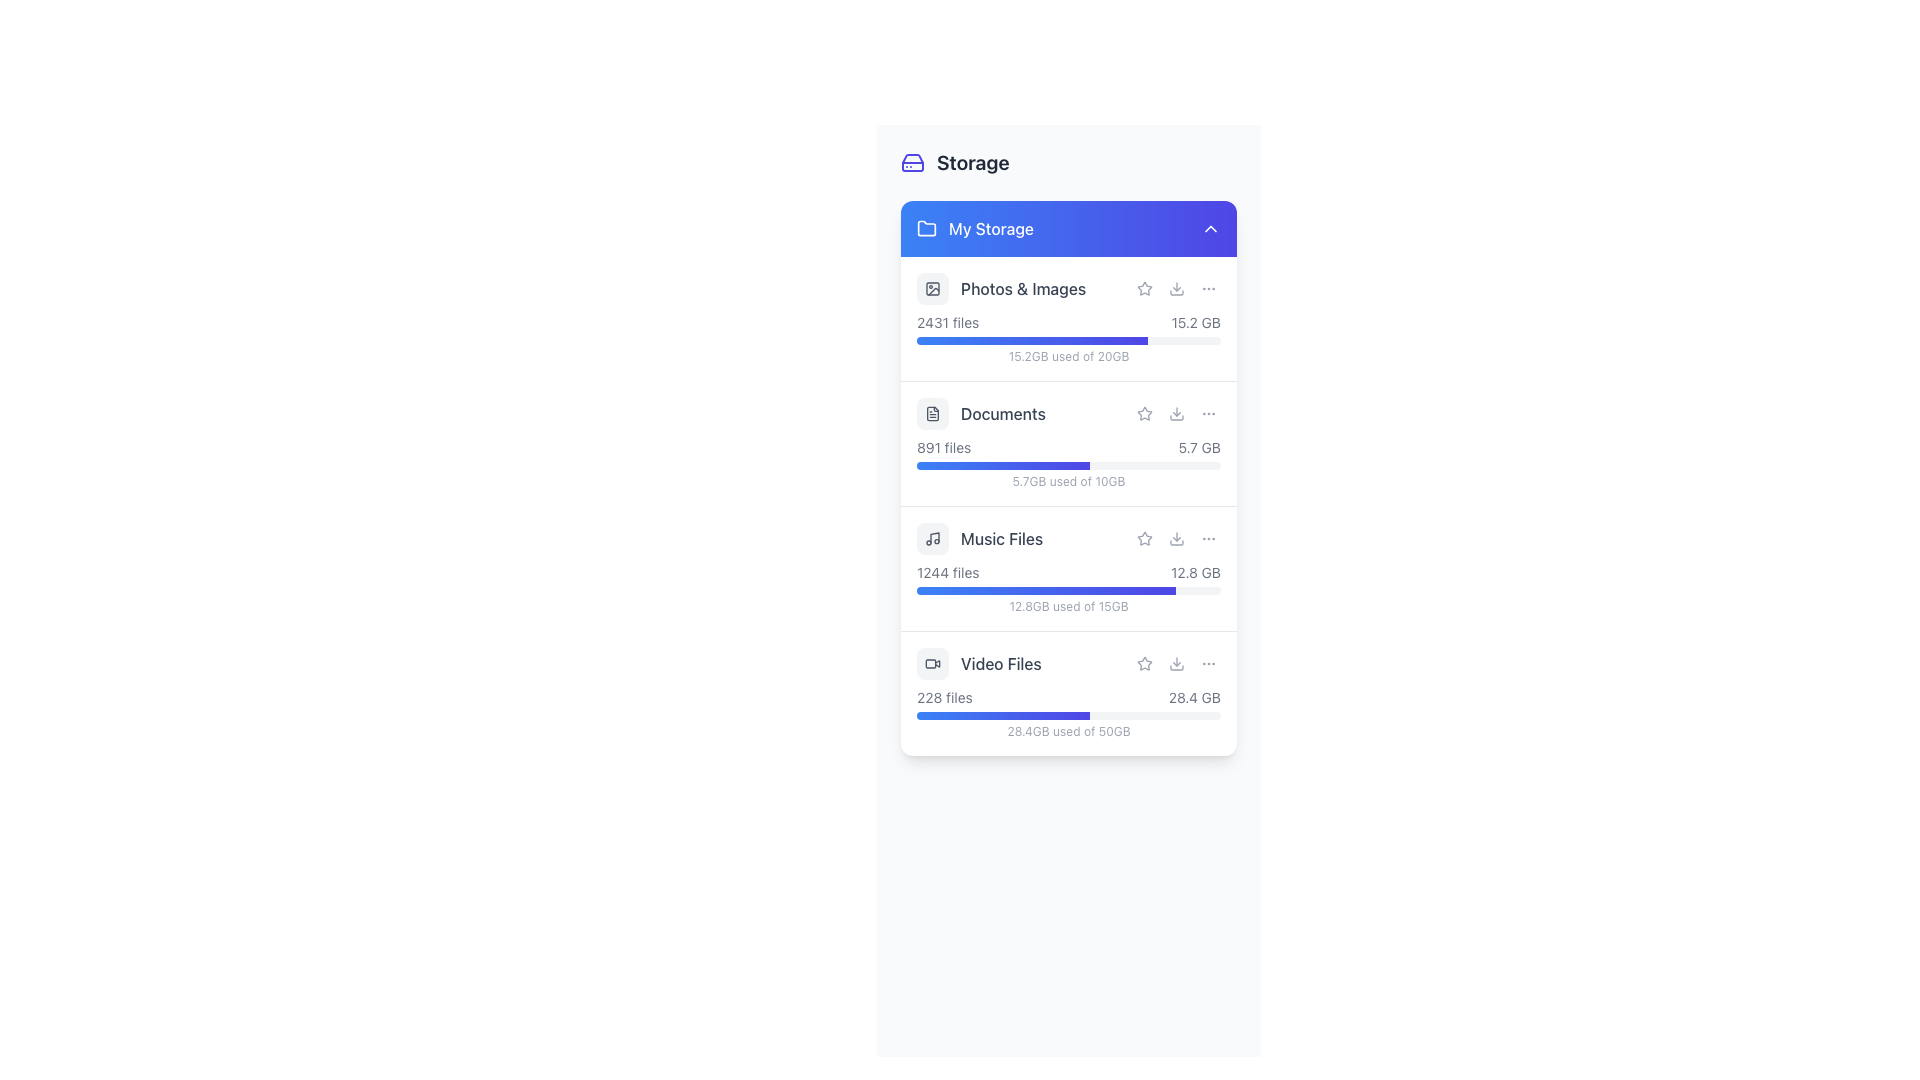 The height and width of the screenshot is (1080, 1920). What do you see at coordinates (1176, 538) in the screenshot?
I see `the circular download button with a downward arrow icon located in the 'Music Files' row to initiate download` at bounding box center [1176, 538].